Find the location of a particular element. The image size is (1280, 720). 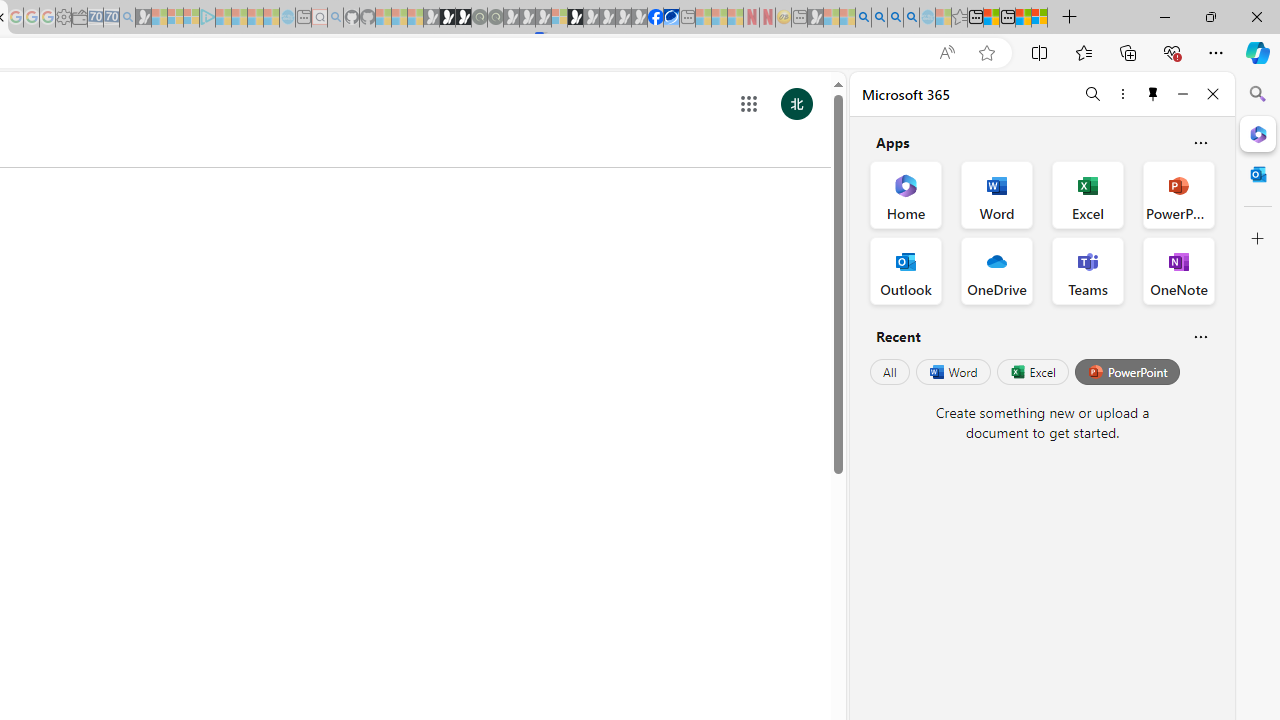

'Bing AI - Search' is located at coordinates (864, 17).